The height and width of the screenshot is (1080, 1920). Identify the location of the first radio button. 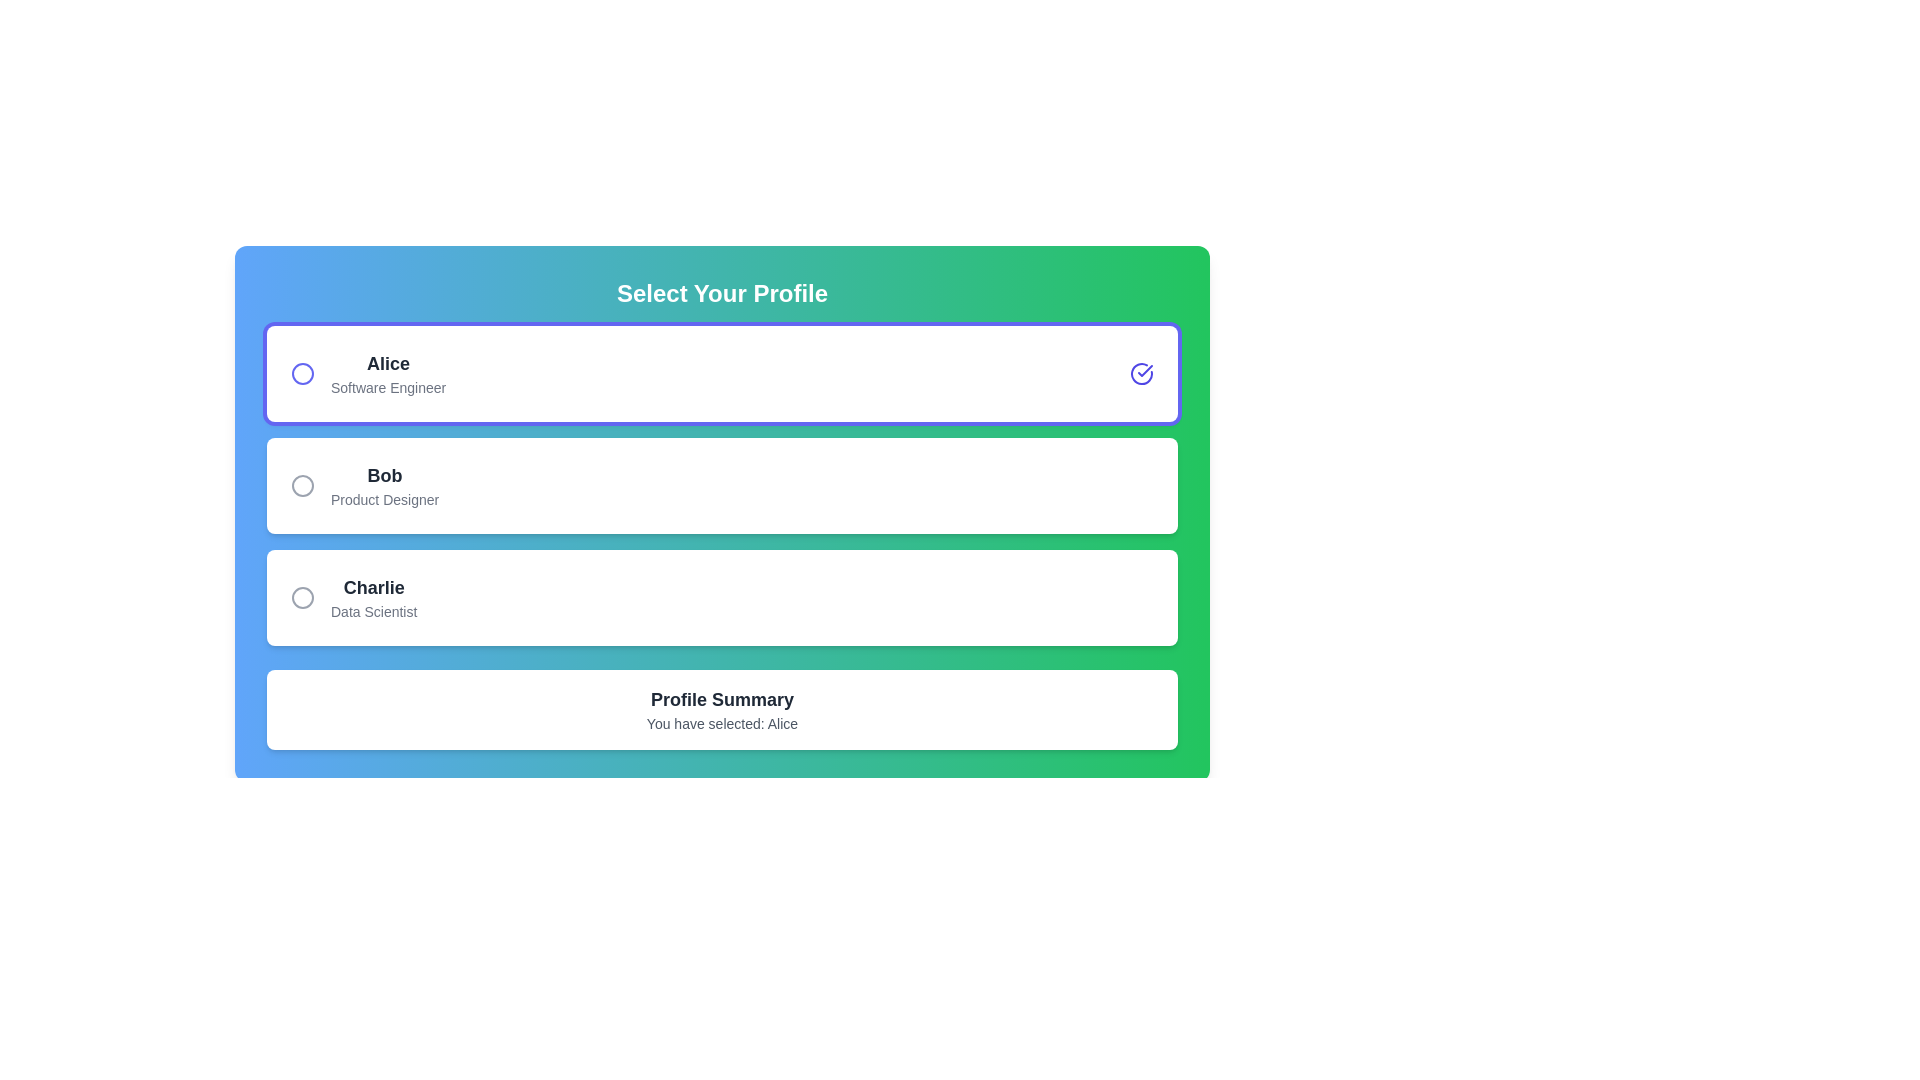
(301, 374).